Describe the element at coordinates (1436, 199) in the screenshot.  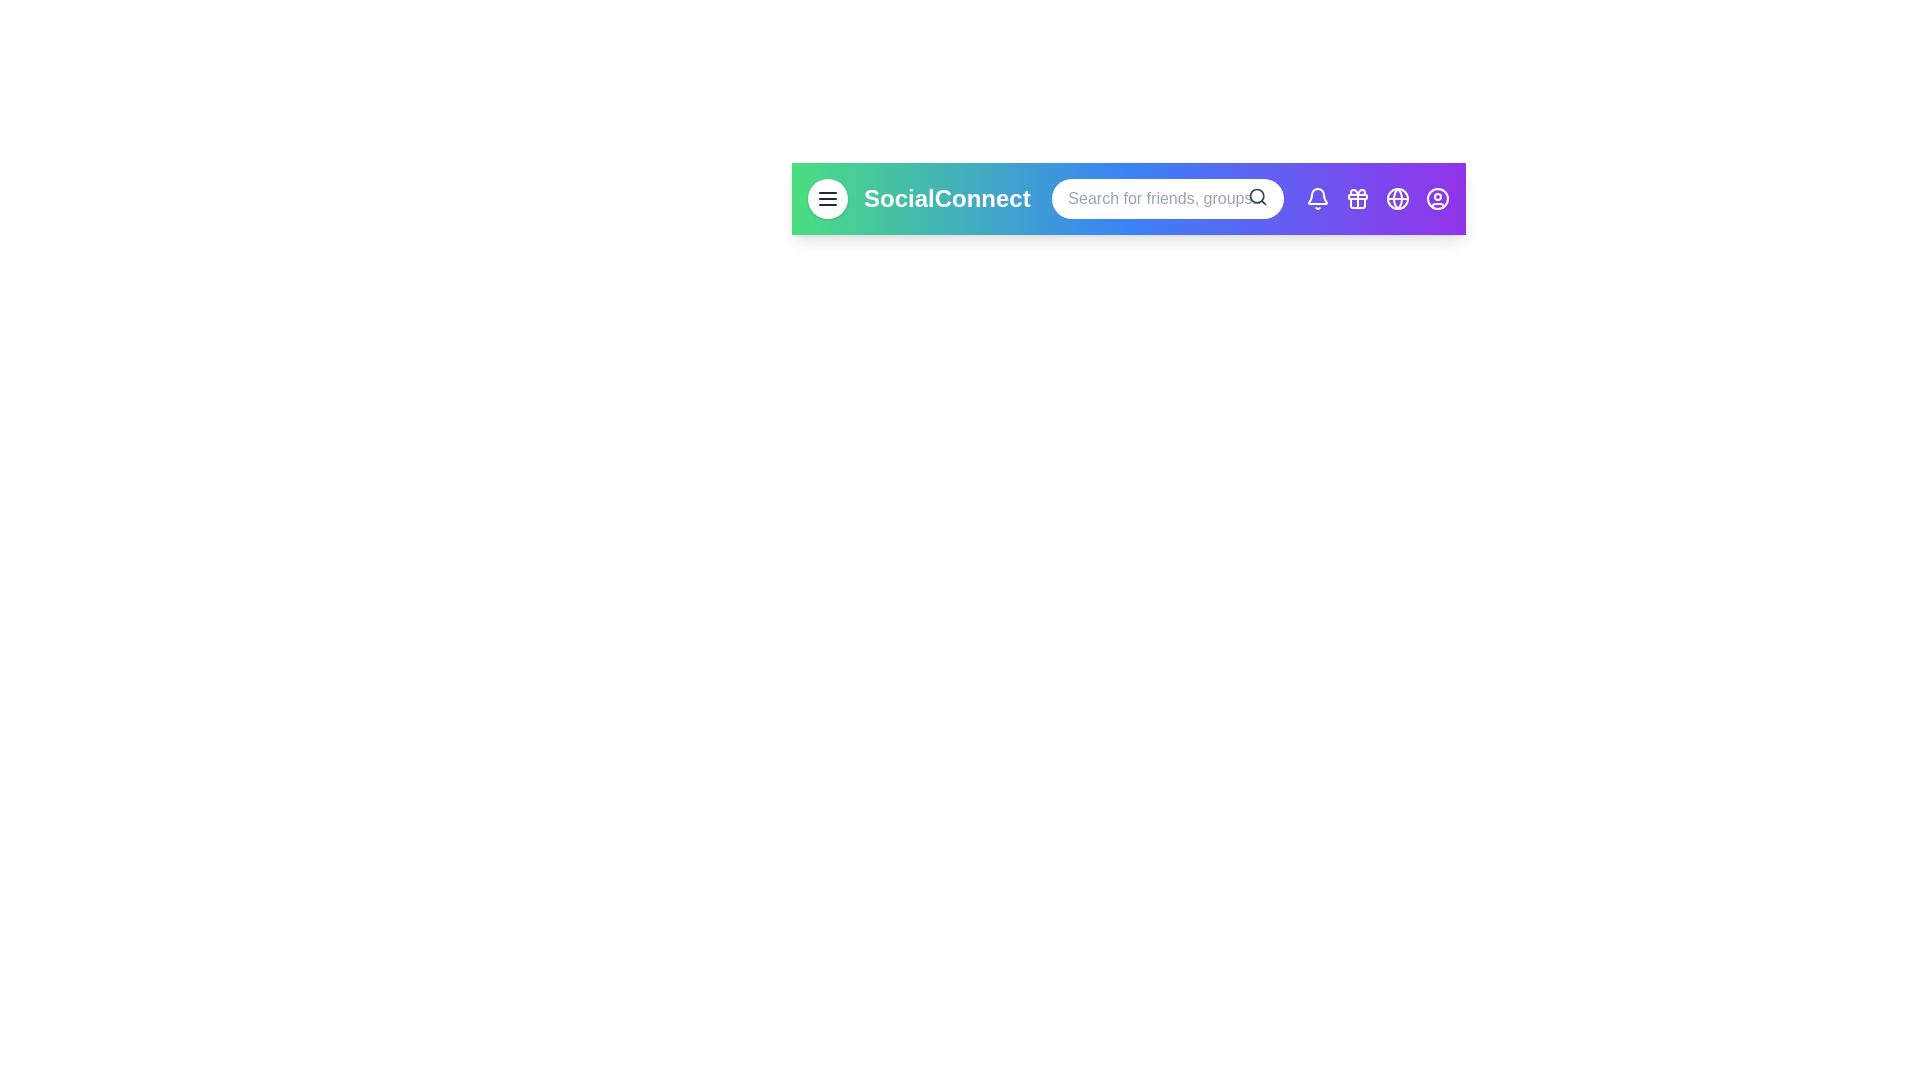
I see `the user profile button in the navigation bar` at that location.